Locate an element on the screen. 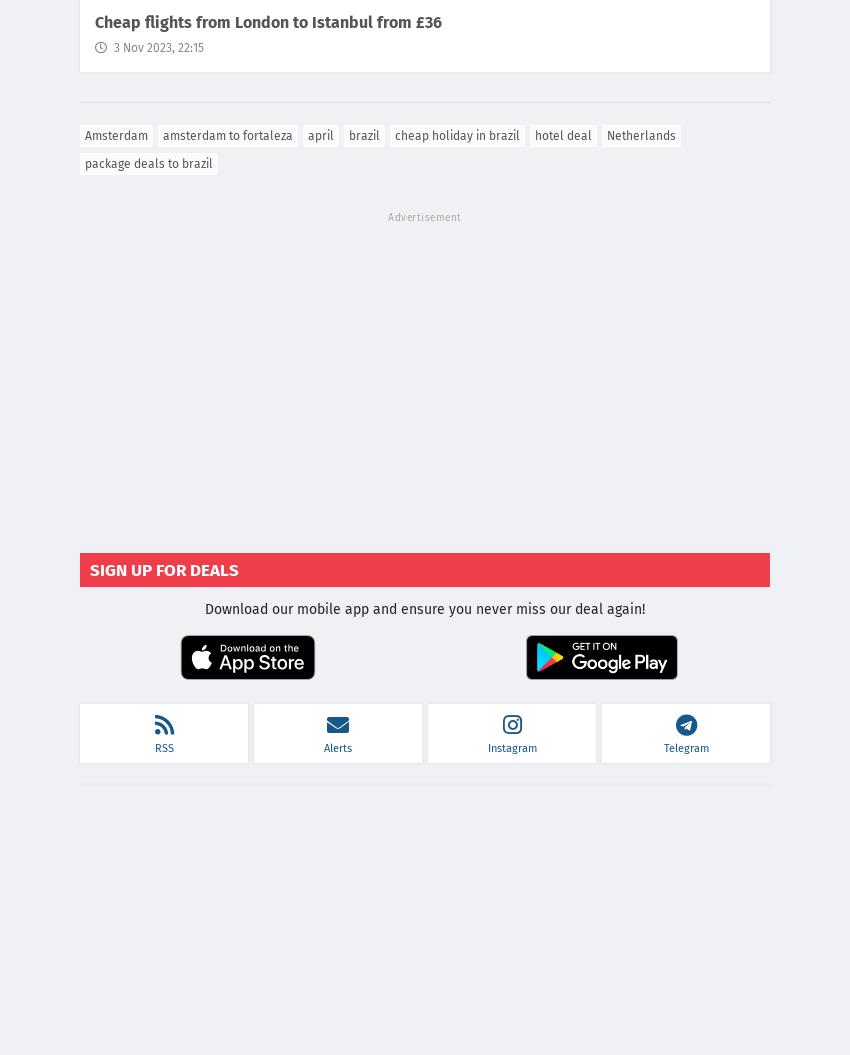 This screenshot has height=1055, width=850. 'Telegram' is located at coordinates (684, 748).